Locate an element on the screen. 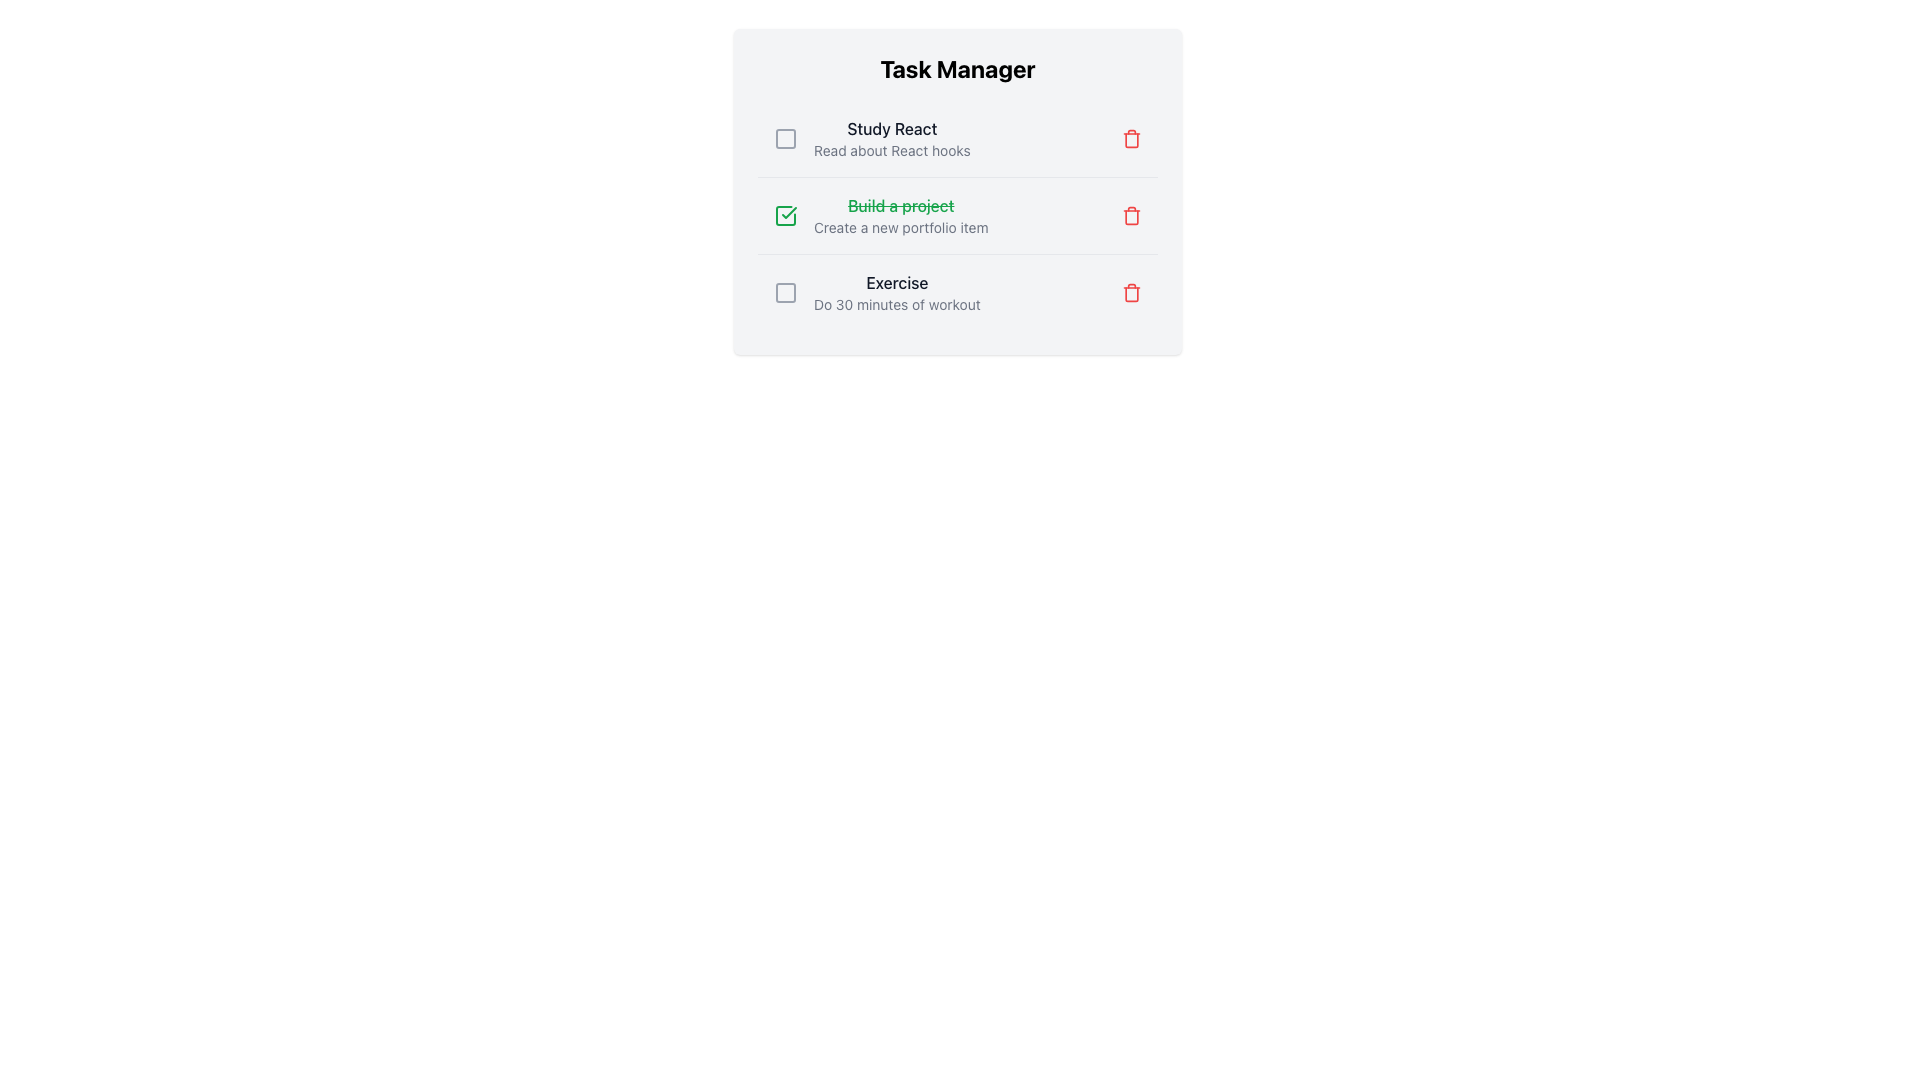 The height and width of the screenshot is (1080, 1920). the interactive checkbox located in the row for the 'Exercise - Do 30 minutes of workout' task is located at coordinates (785, 293).